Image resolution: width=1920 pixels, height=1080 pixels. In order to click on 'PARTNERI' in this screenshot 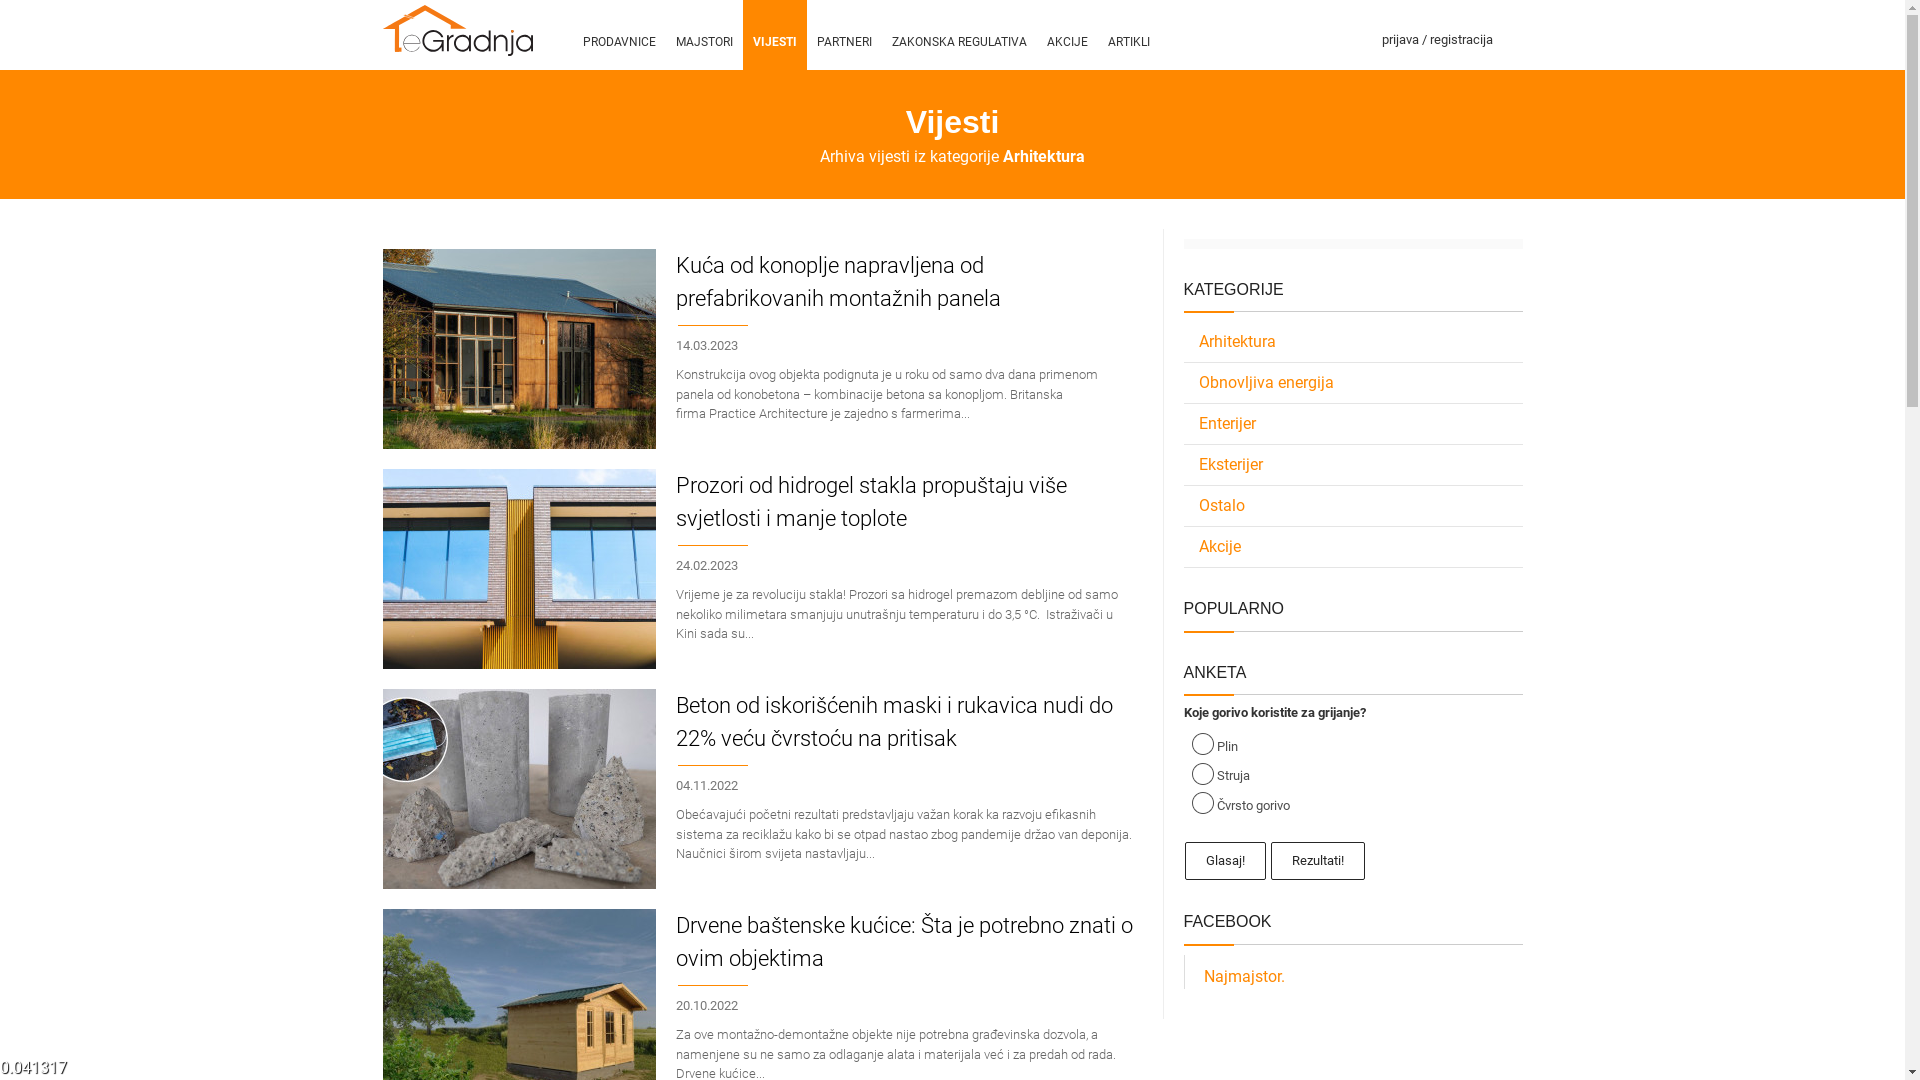, I will do `click(843, 34)`.